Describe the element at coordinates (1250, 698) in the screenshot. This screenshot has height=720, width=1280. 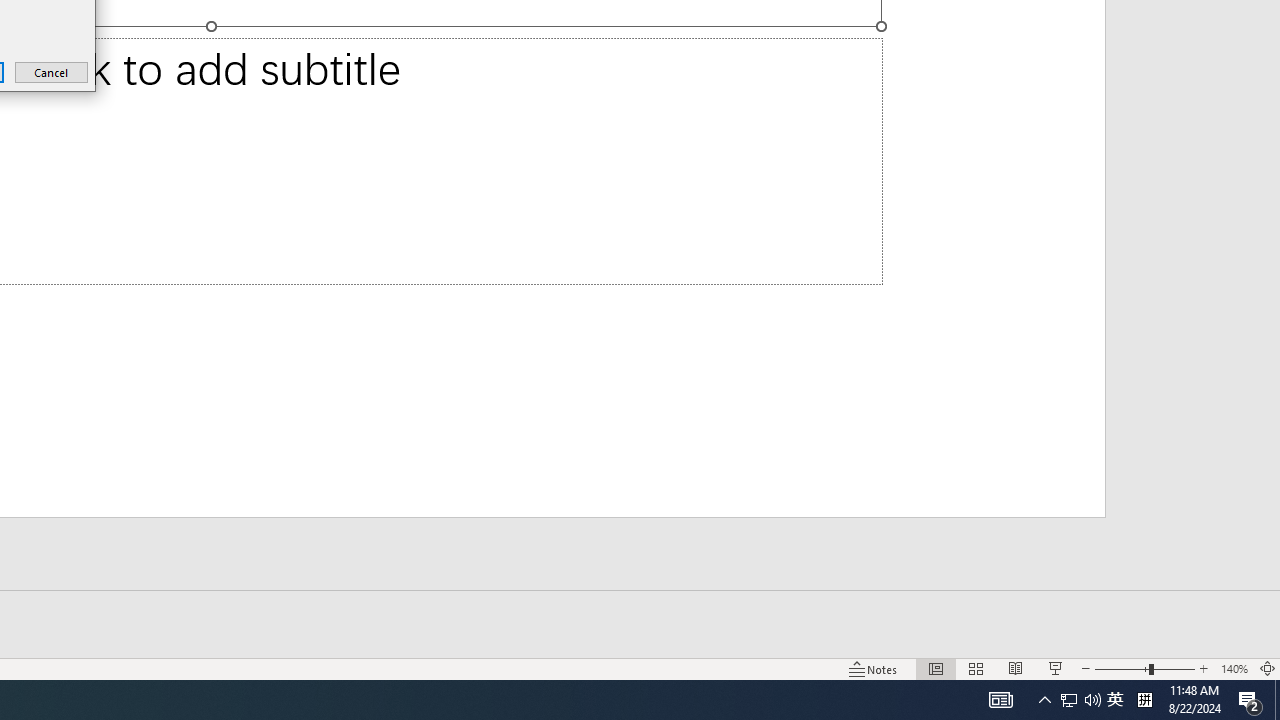
I see `'Action Center, 2 new notifications'` at that location.